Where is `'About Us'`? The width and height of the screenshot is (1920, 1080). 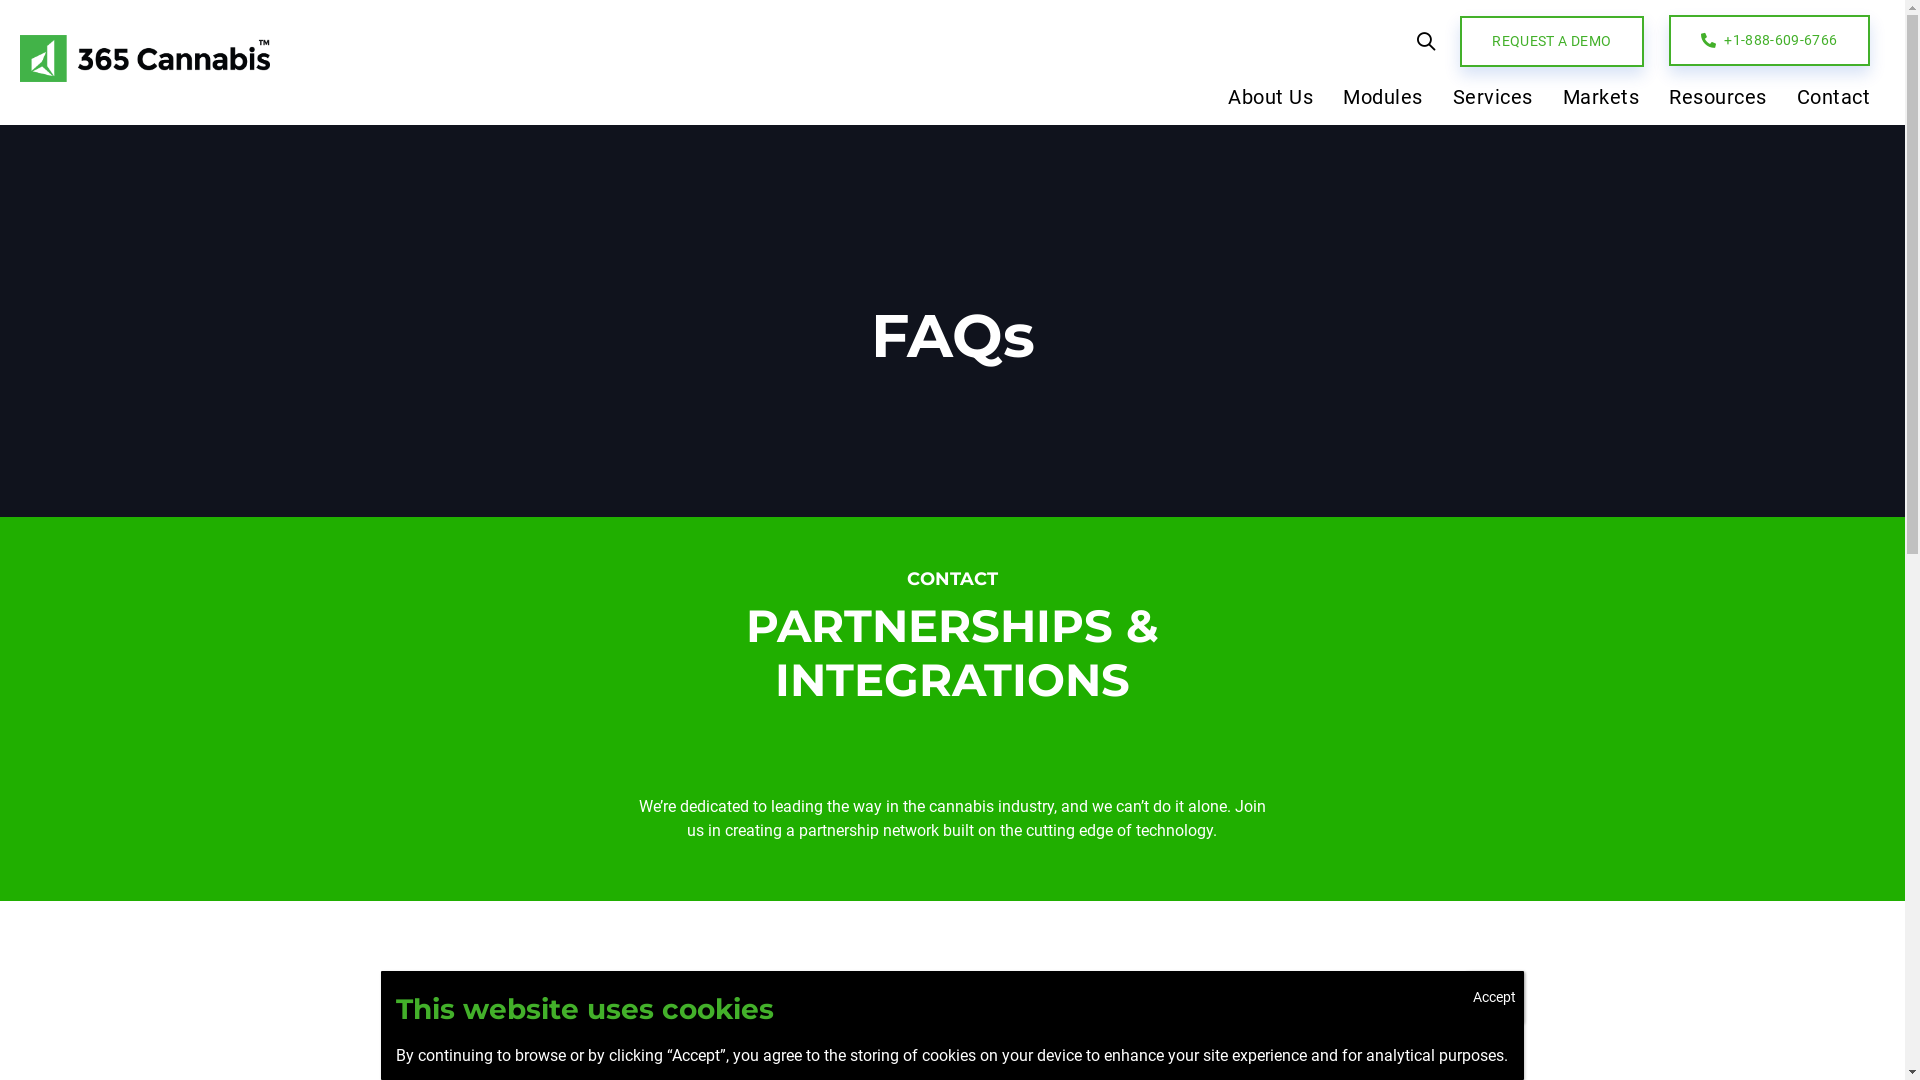 'About Us' is located at coordinates (1212, 101).